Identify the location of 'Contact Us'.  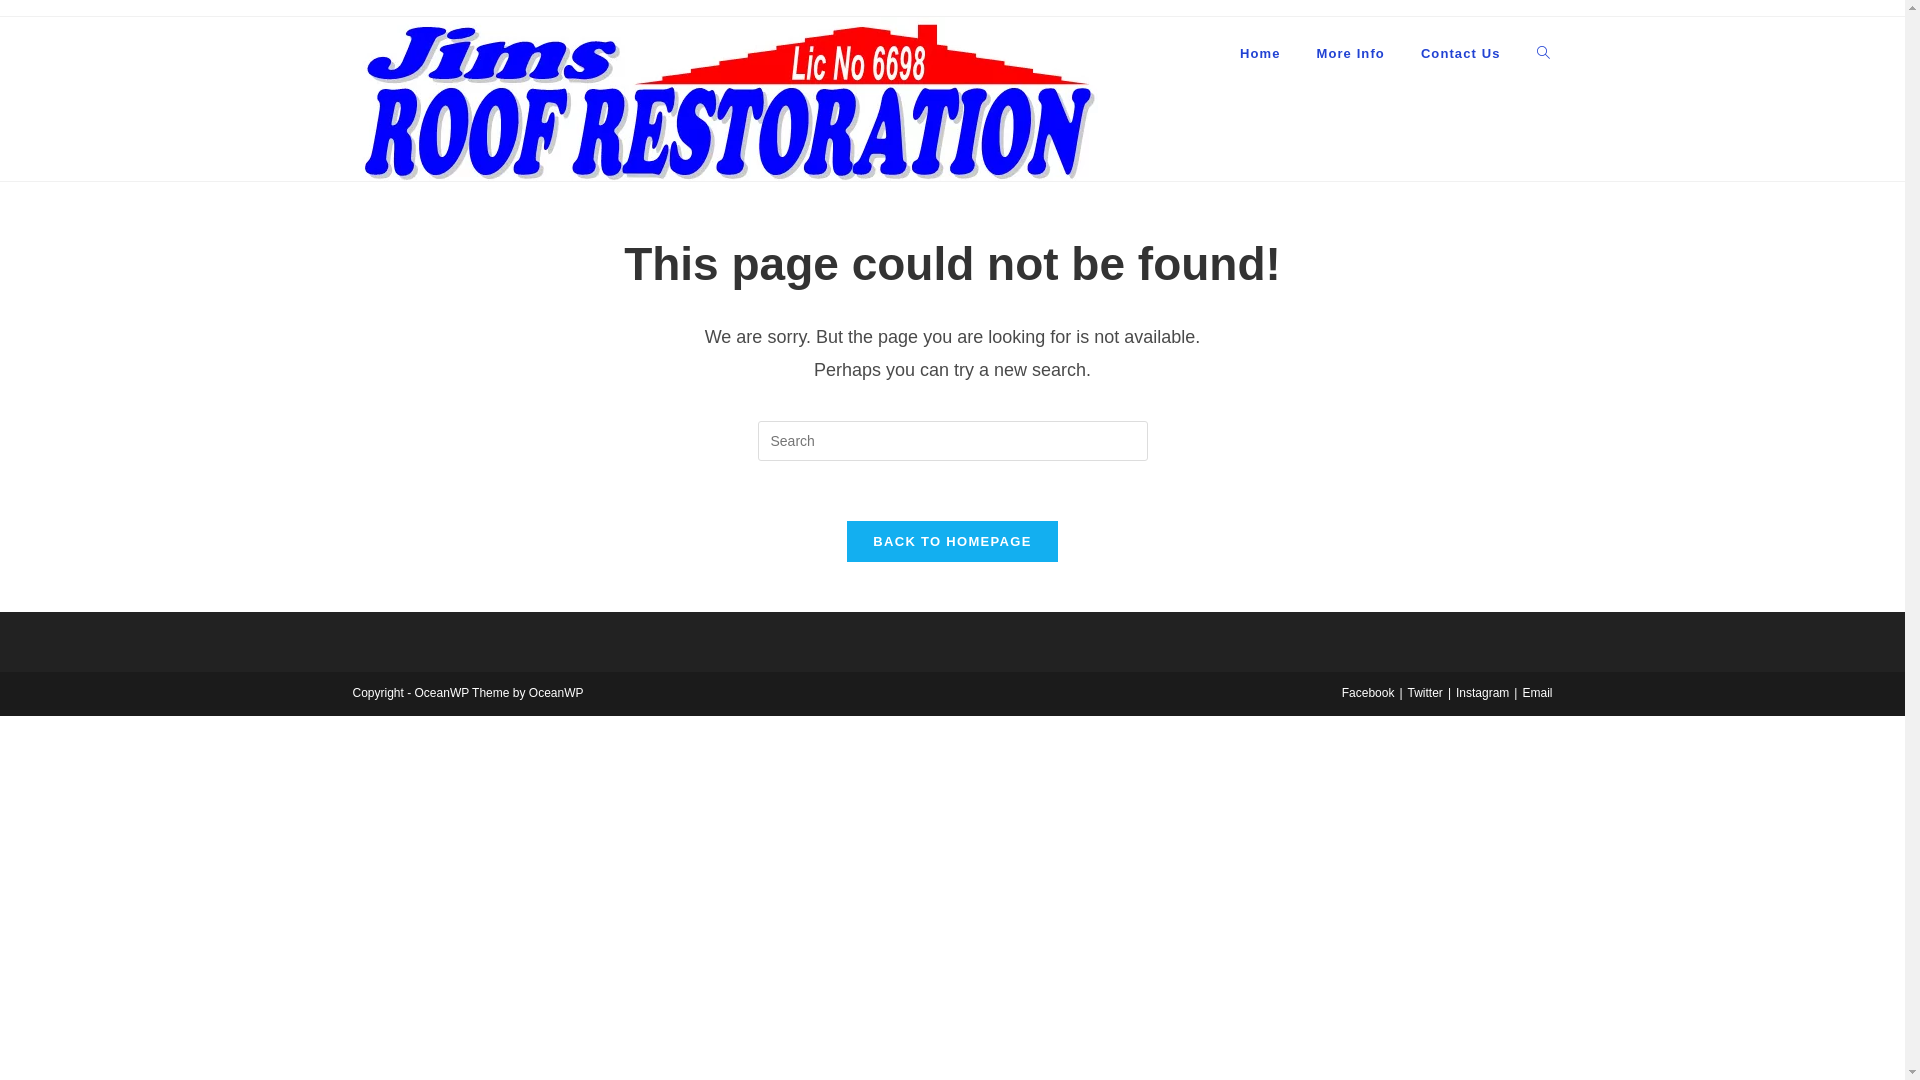
(1401, 53).